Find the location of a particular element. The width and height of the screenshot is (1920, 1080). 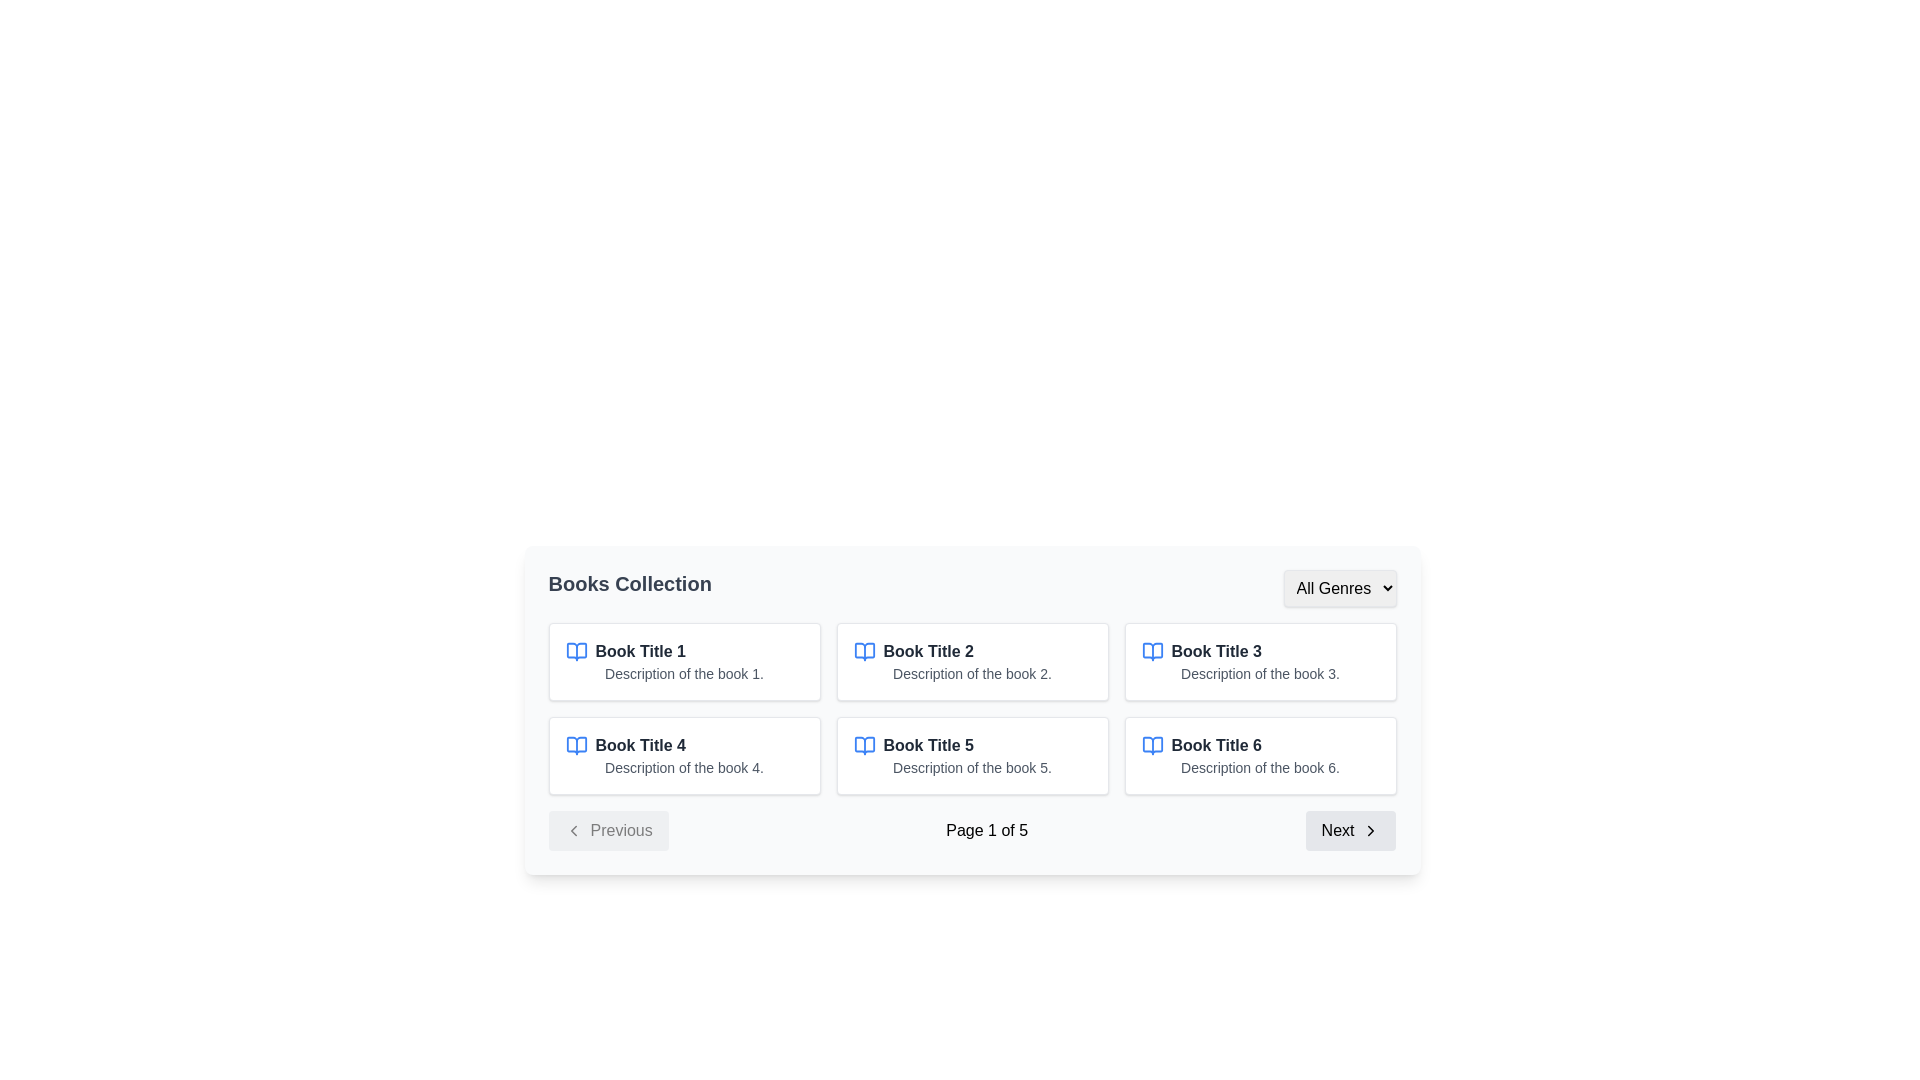

the Text Label displaying the title of a book, located in the bottom-left grid cell of the 'Books Collection' section, to the right of the book icon is located at coordinates (640, 745).